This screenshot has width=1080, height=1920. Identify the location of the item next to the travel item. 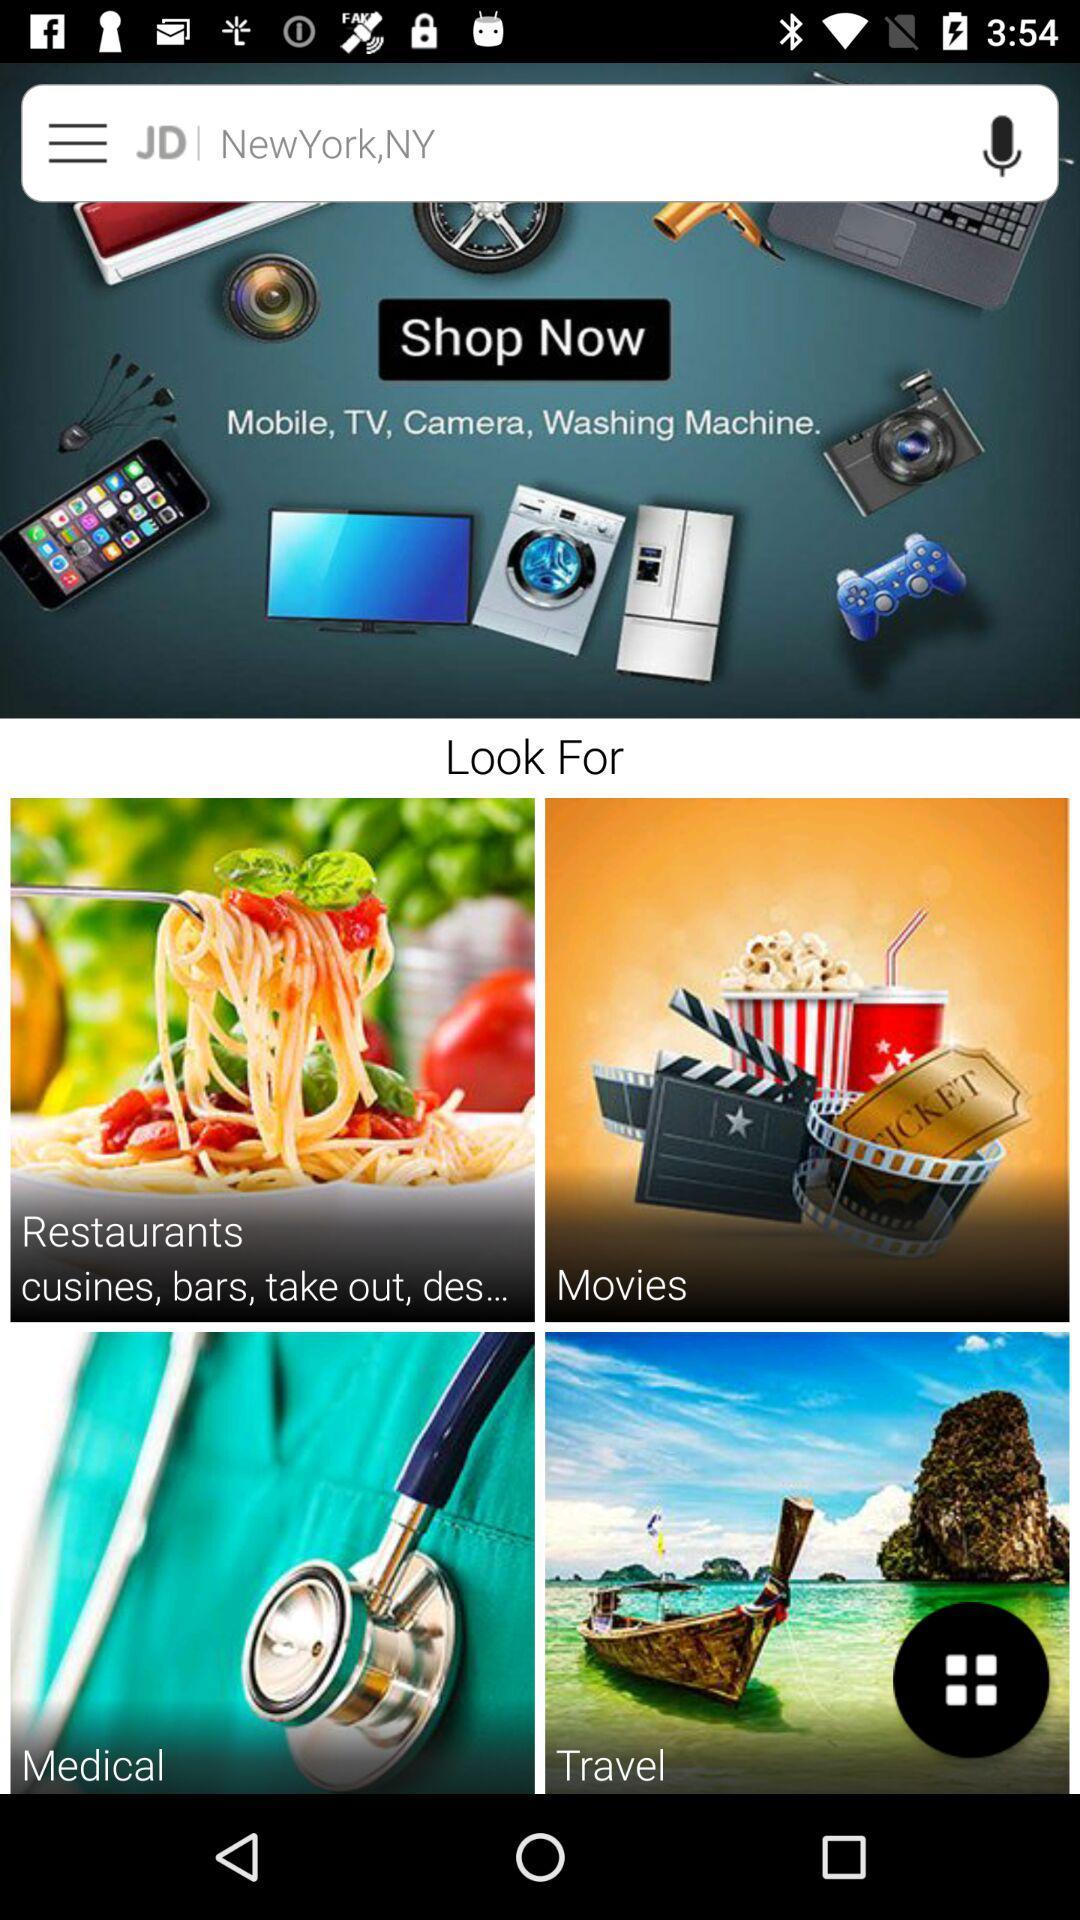
(971, 1680).